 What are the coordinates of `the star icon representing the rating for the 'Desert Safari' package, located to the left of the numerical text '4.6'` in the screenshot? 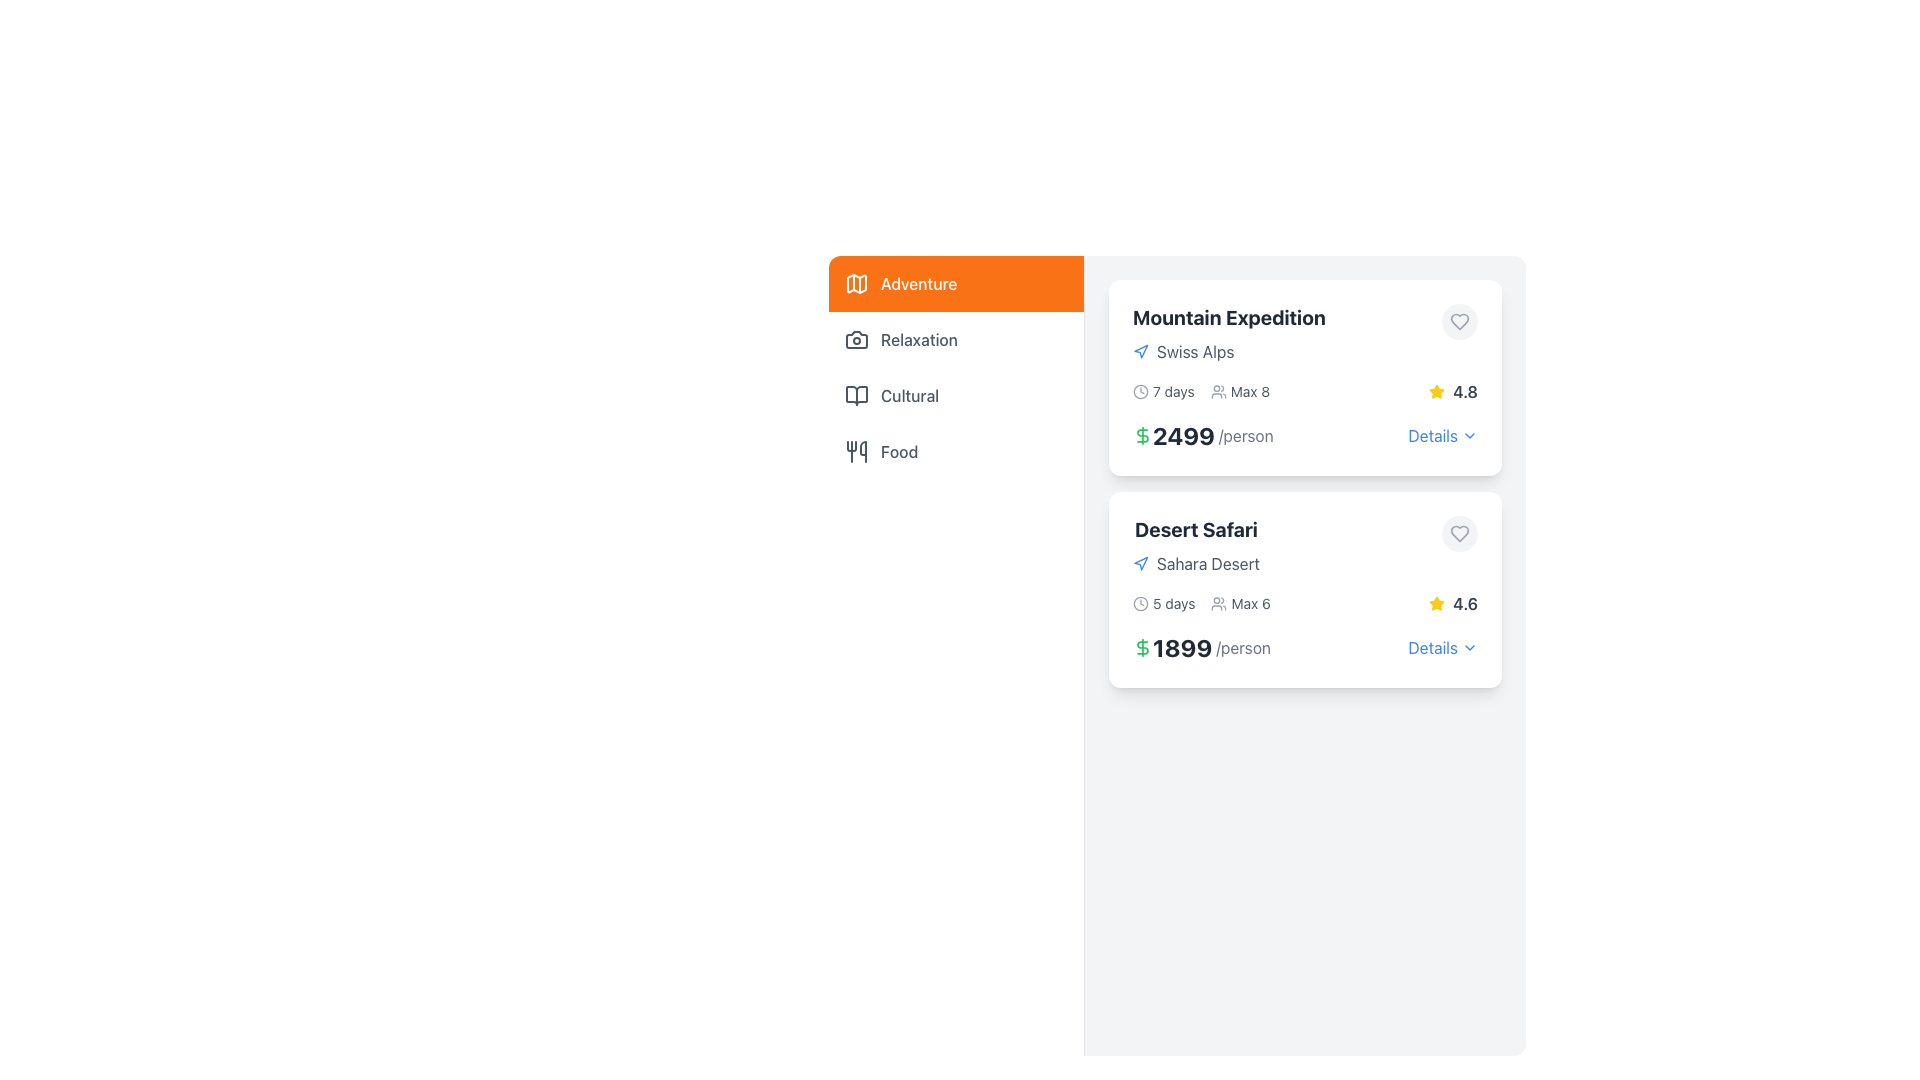 It's located at (1436, 603).